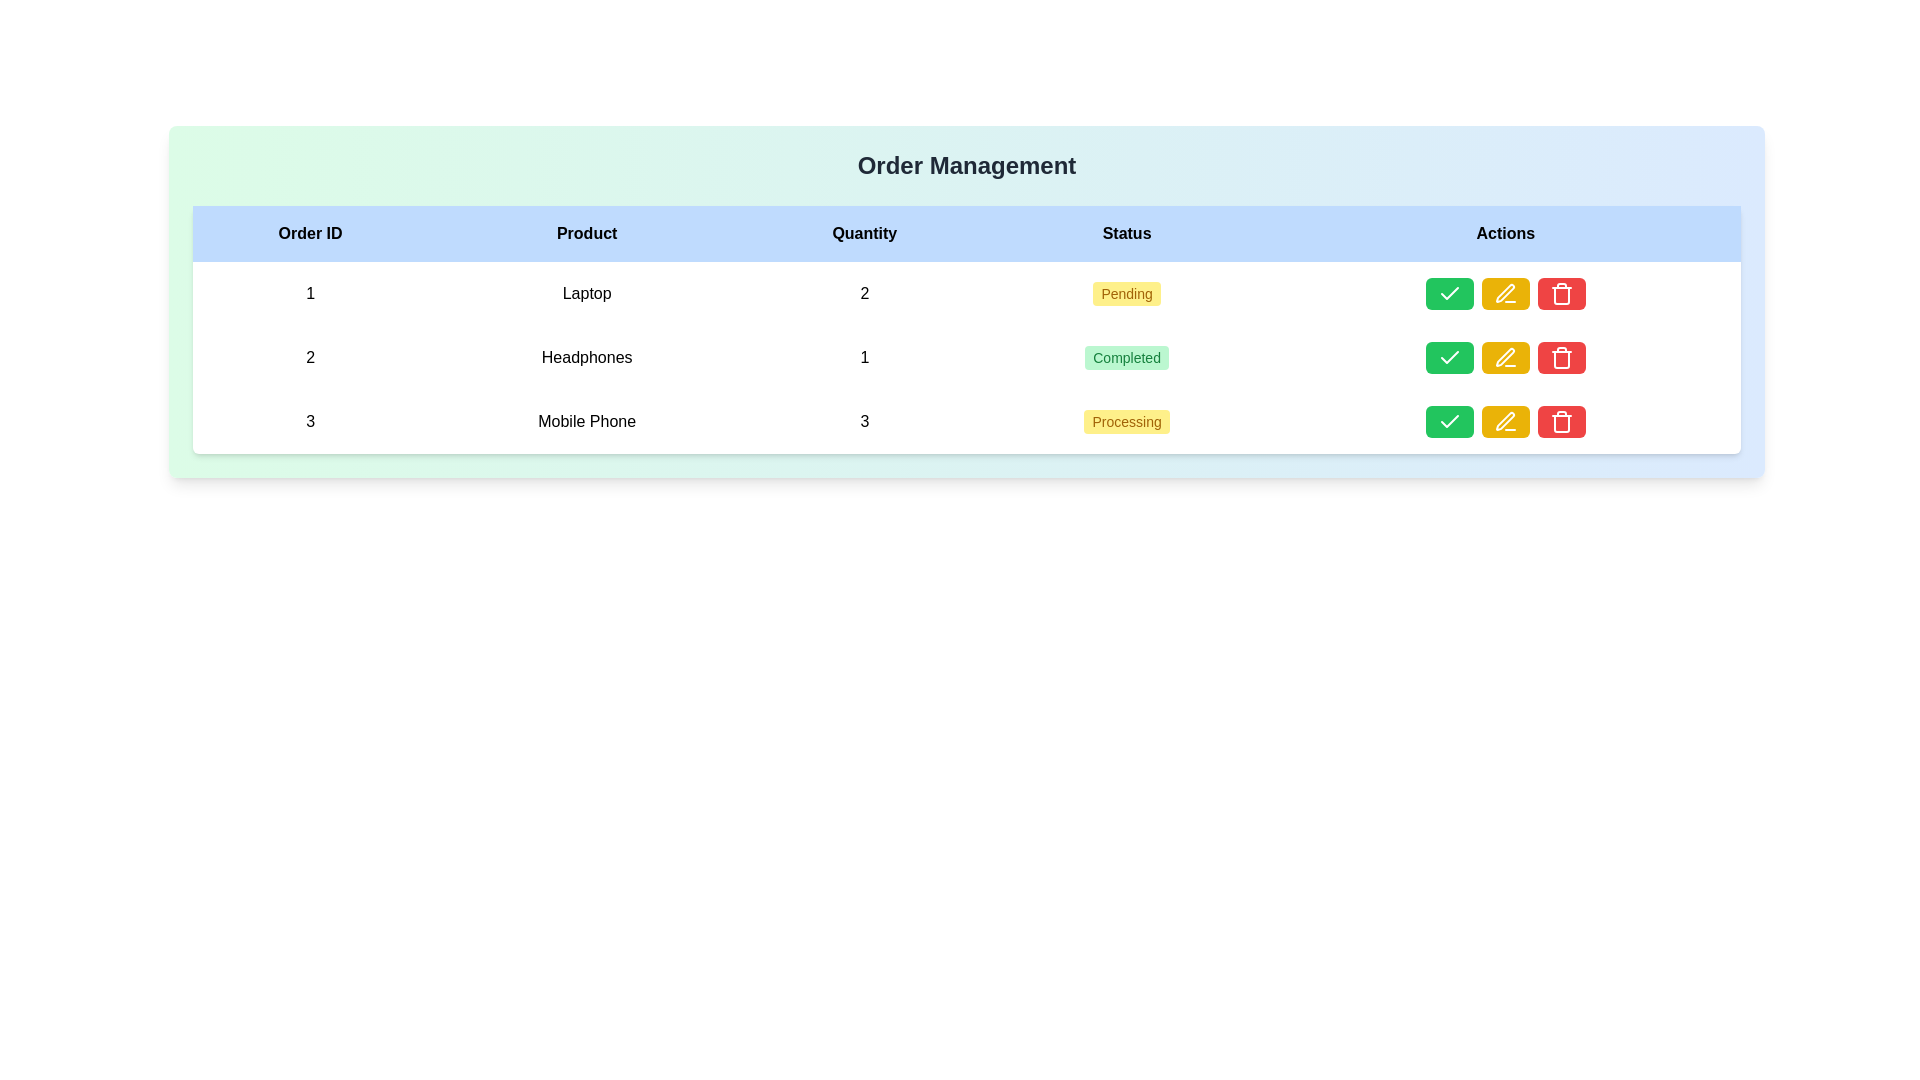 The height and width of the screenshot is (1080, 1920). What do you see at coordinates (1505, 420) in the screenshot?
I see `the edit button in the 'Actions' column of the third row of the table to trigger a visual or interactive effect` at bounding box center [1505, 420].